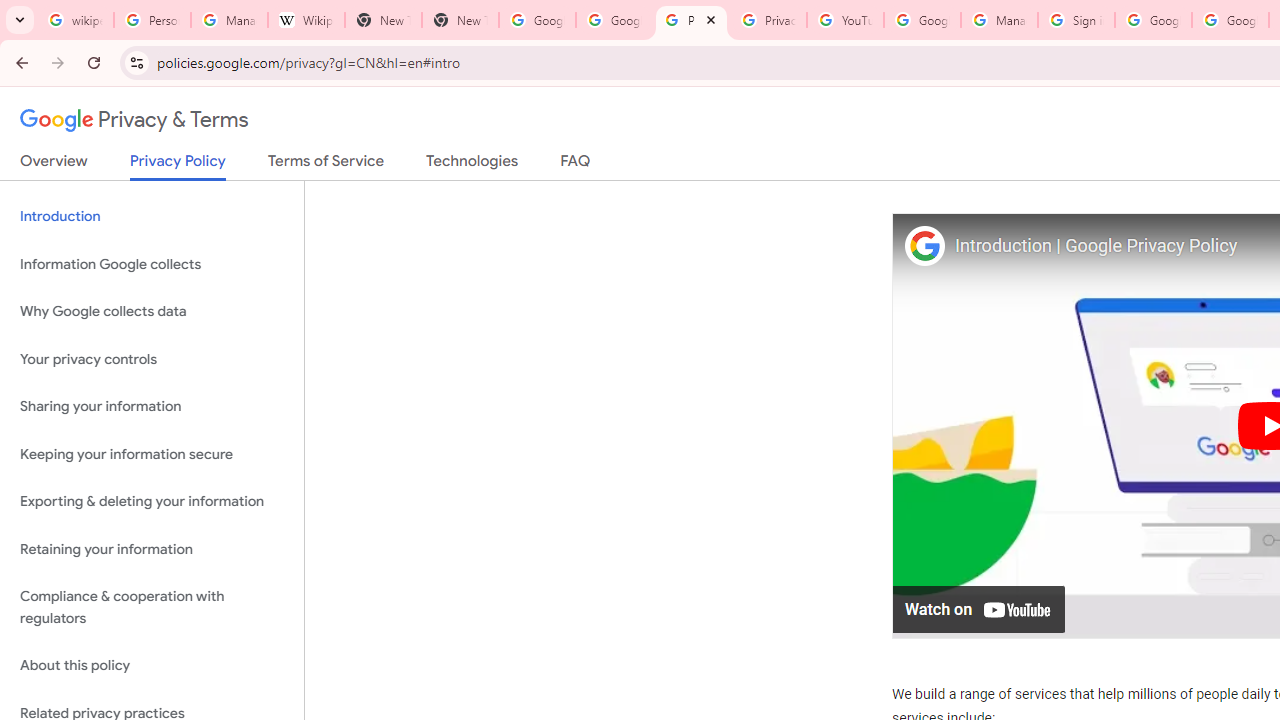  I want to click on 'Information Google collects', so click(151, 263).